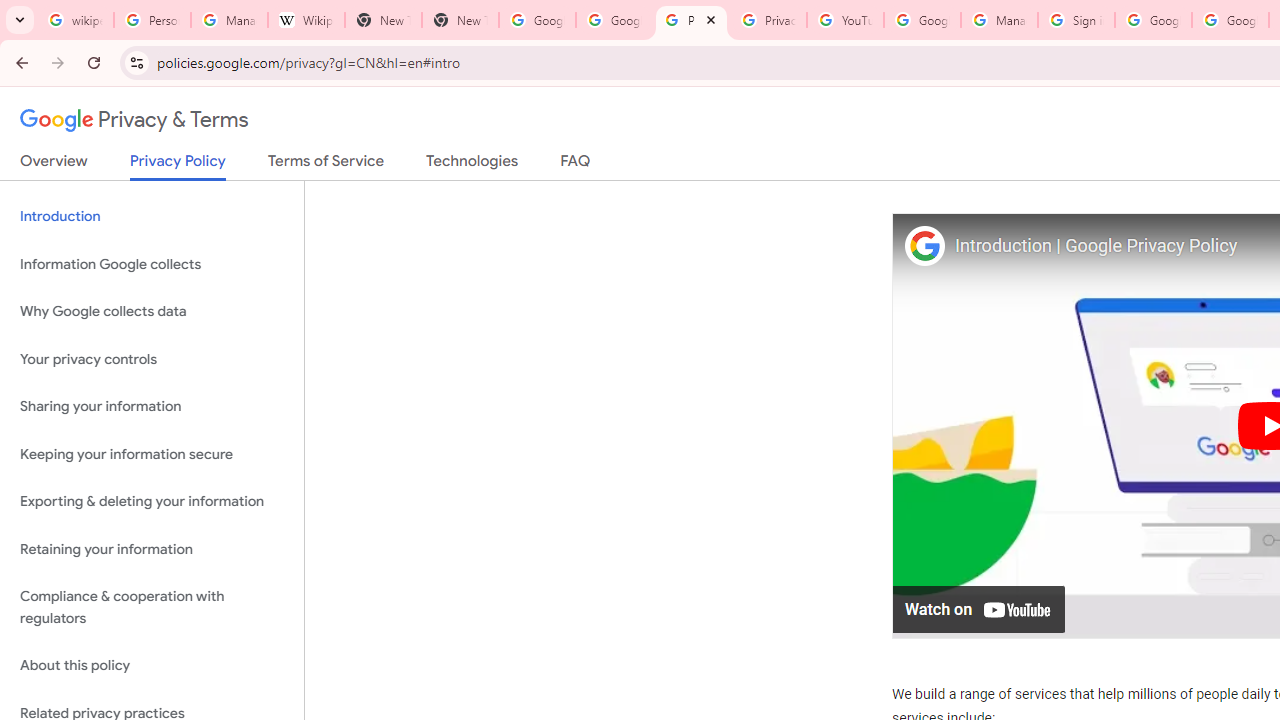  I want to click on 'Information Google collects', so click(151, 263).